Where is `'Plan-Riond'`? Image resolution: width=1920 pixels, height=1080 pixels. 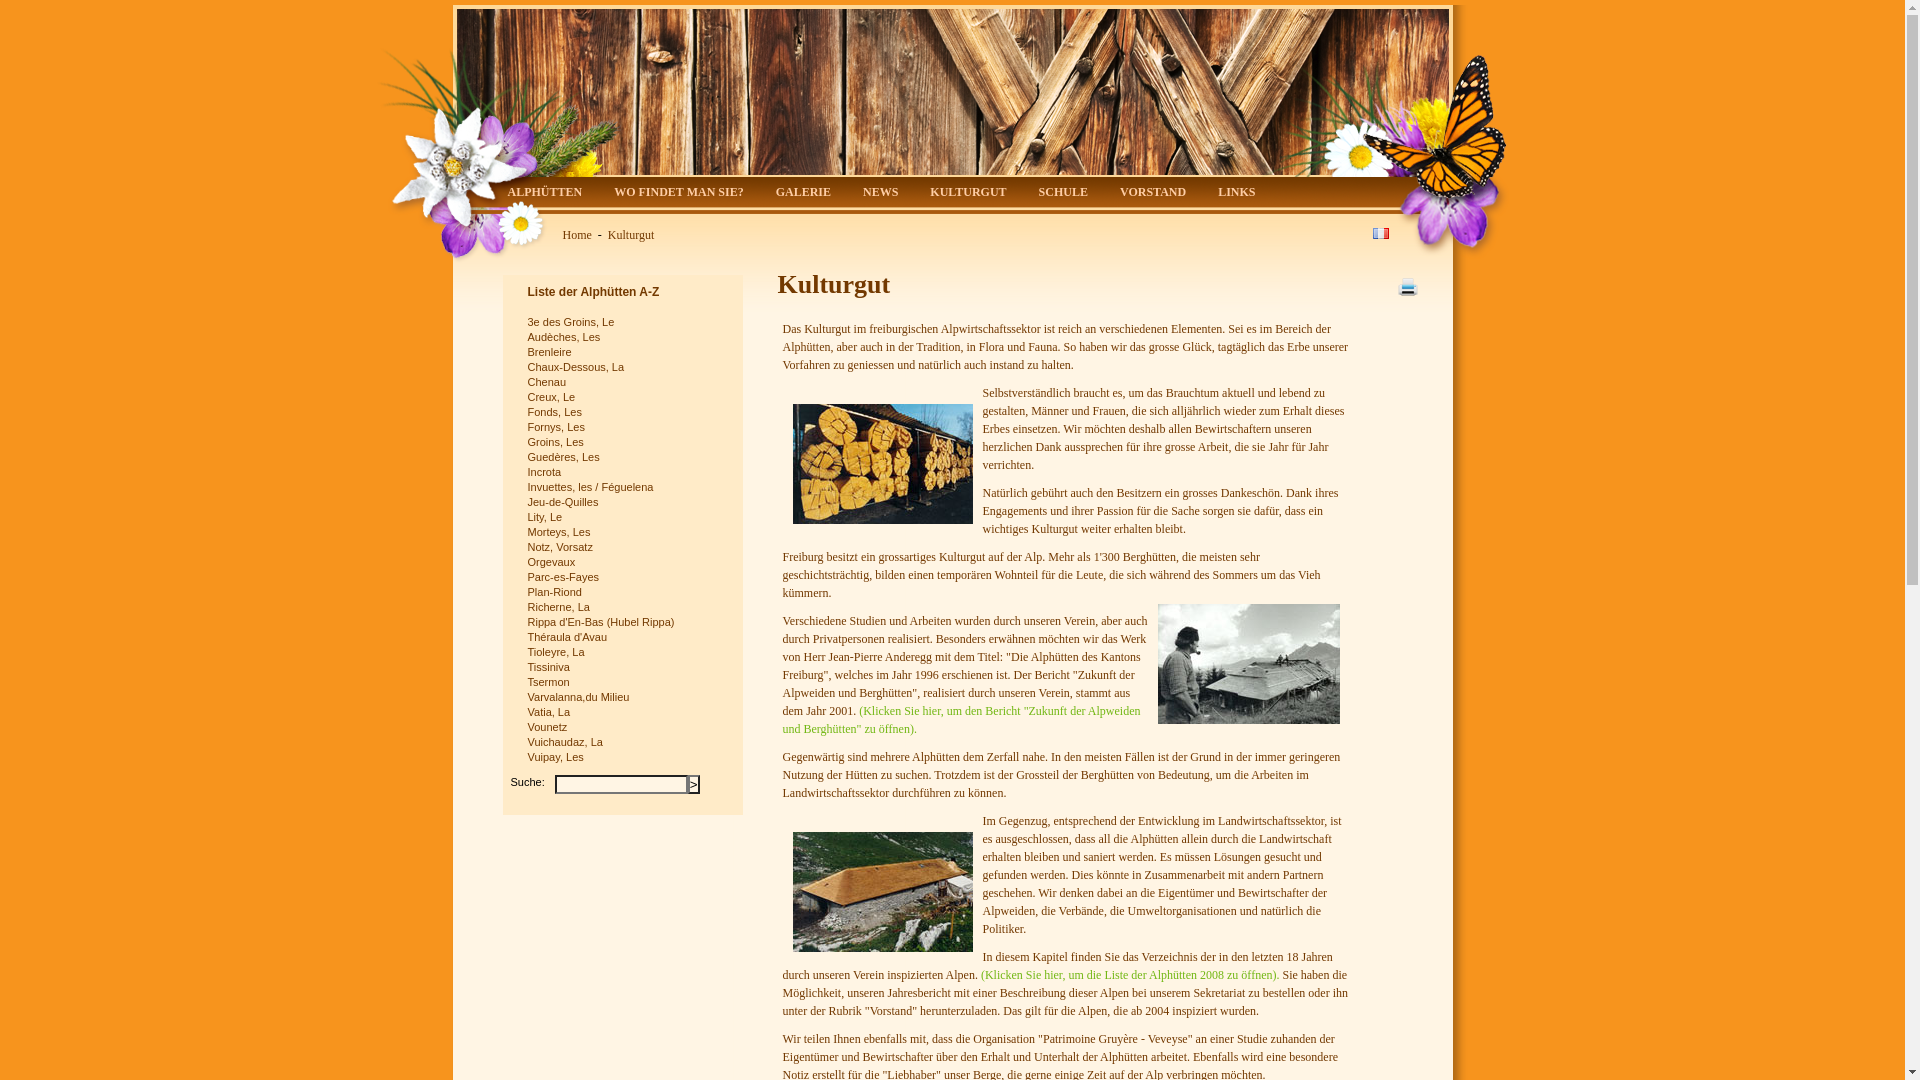 'Plan-Riond' is located at coordinates (528, 591).